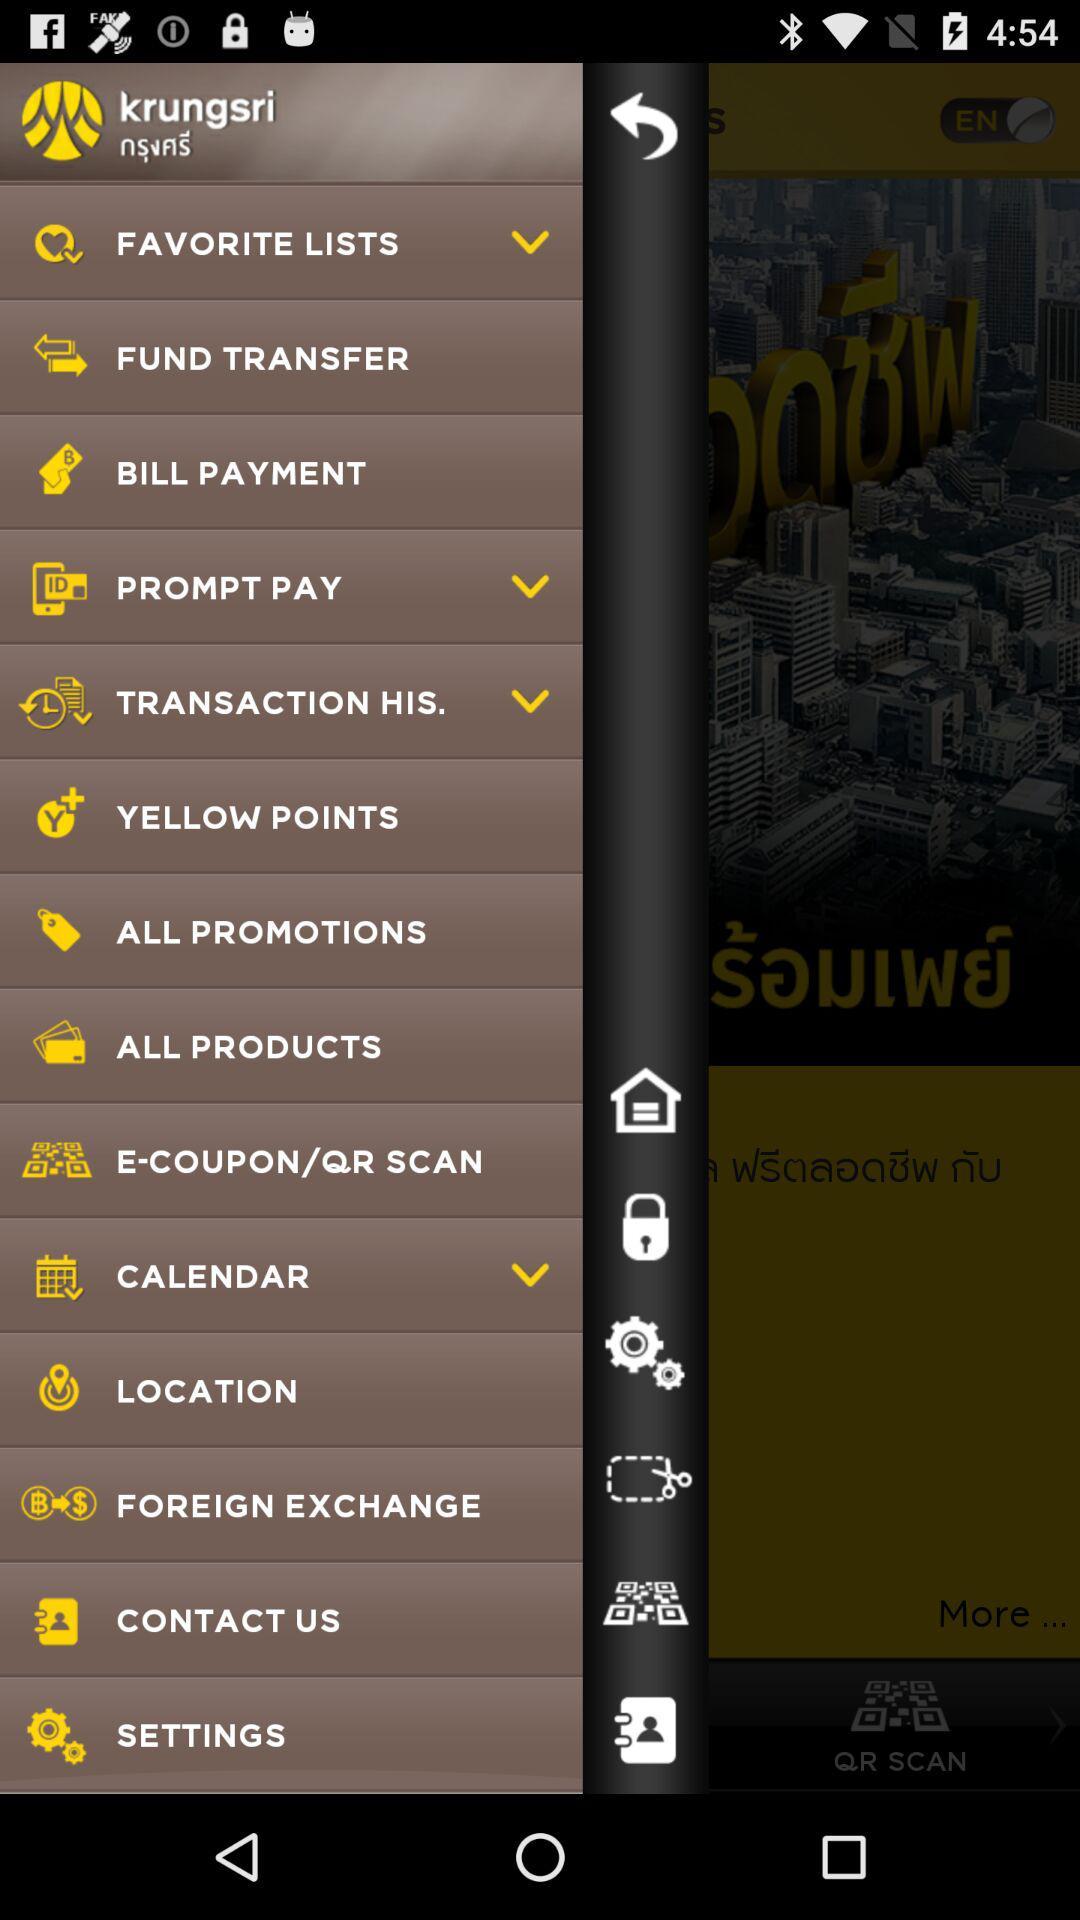  Describe the element at coordinates (645, 1226) in the screenshot. I see `lock and safety` at that location.